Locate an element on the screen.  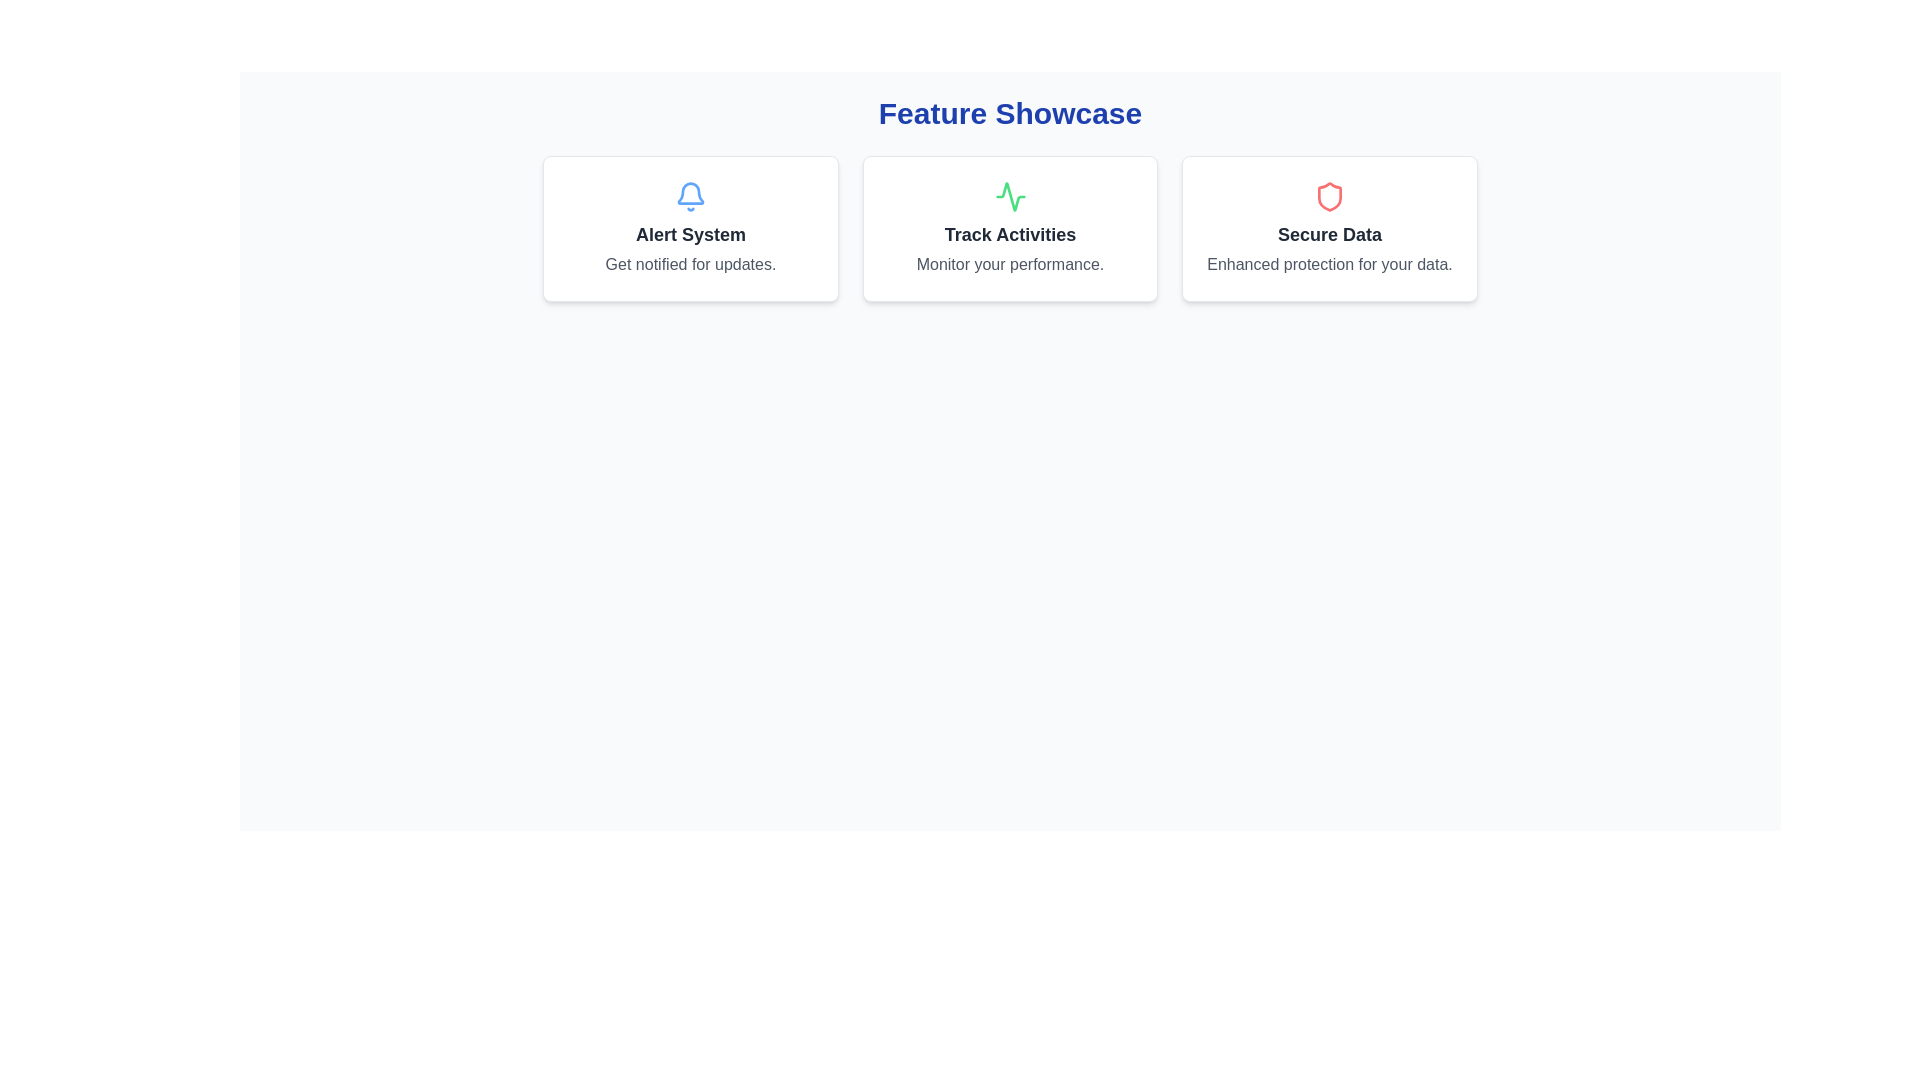
prominently styled text label that indicates 'Secure Data', which is located at the center of the card layout is located at coordinates (1329, 234).